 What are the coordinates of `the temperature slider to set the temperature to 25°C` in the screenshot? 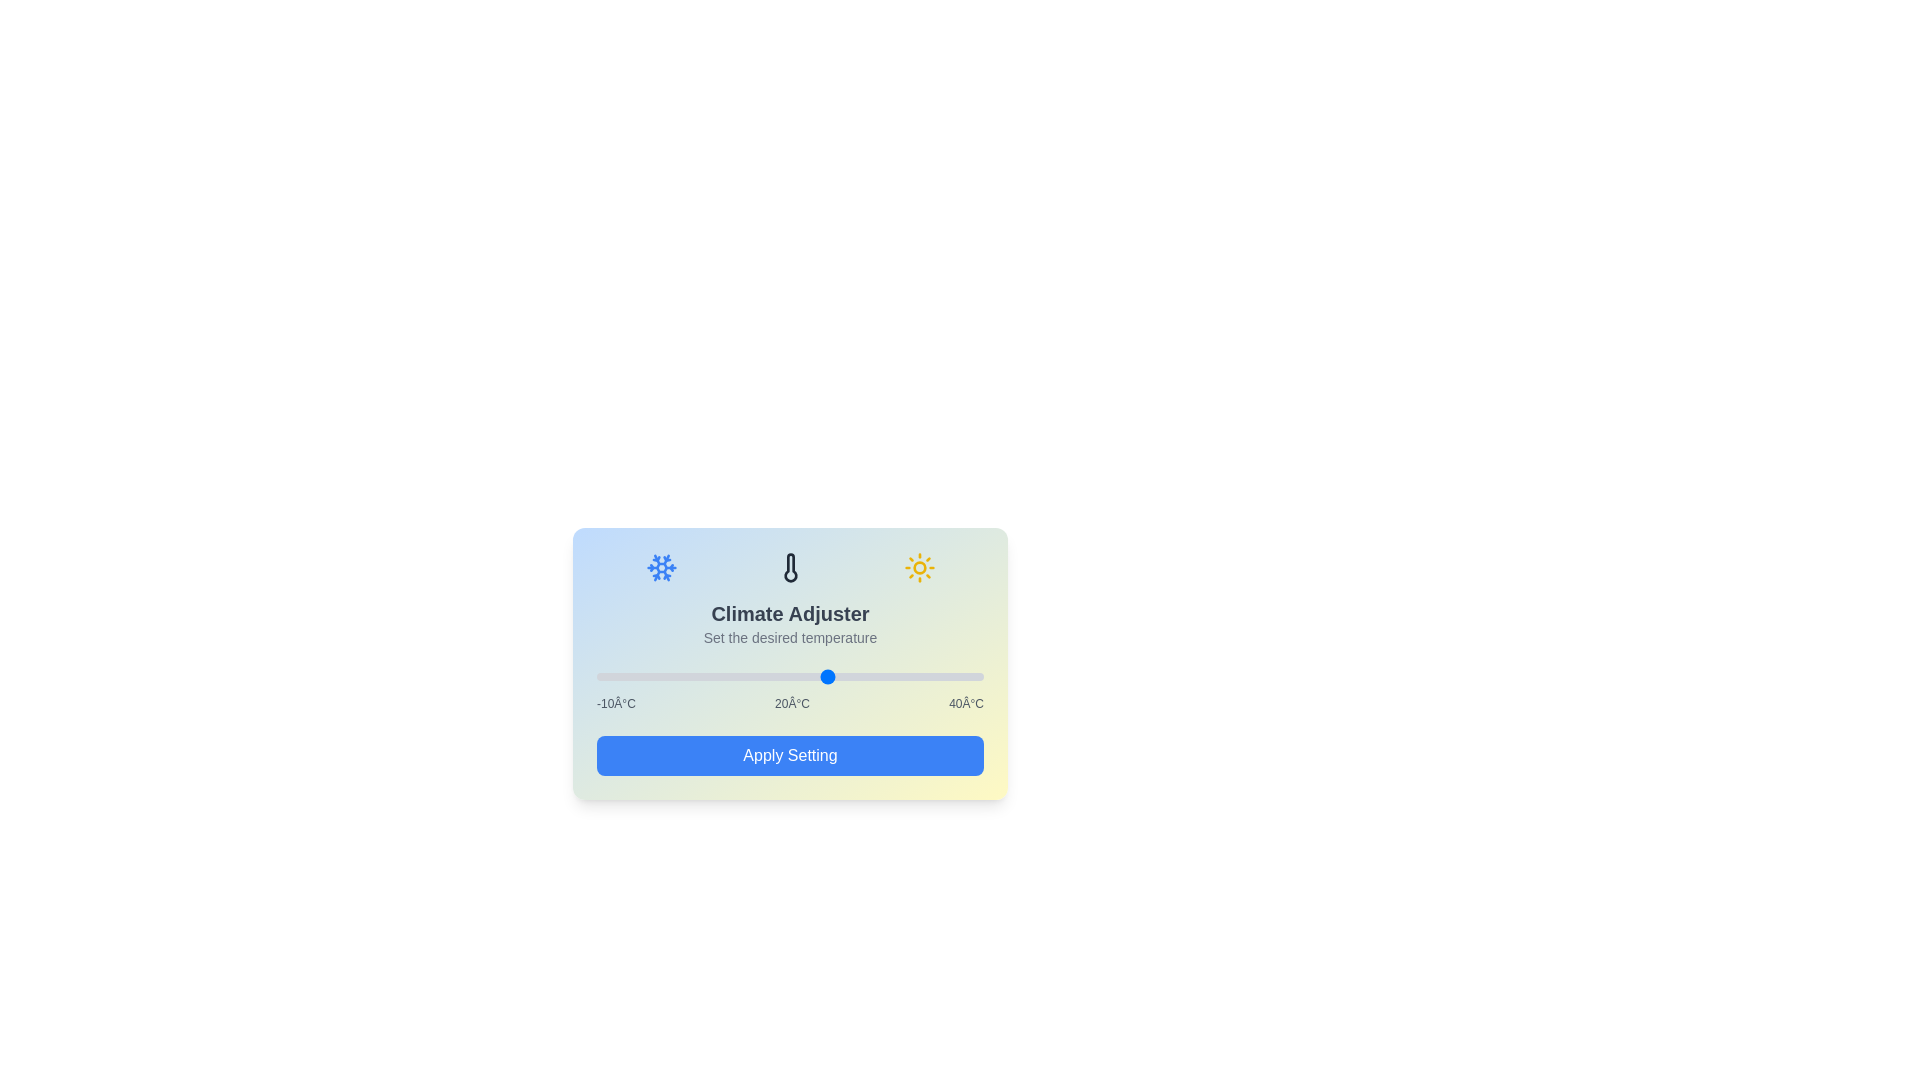 It's located at (867, 676).